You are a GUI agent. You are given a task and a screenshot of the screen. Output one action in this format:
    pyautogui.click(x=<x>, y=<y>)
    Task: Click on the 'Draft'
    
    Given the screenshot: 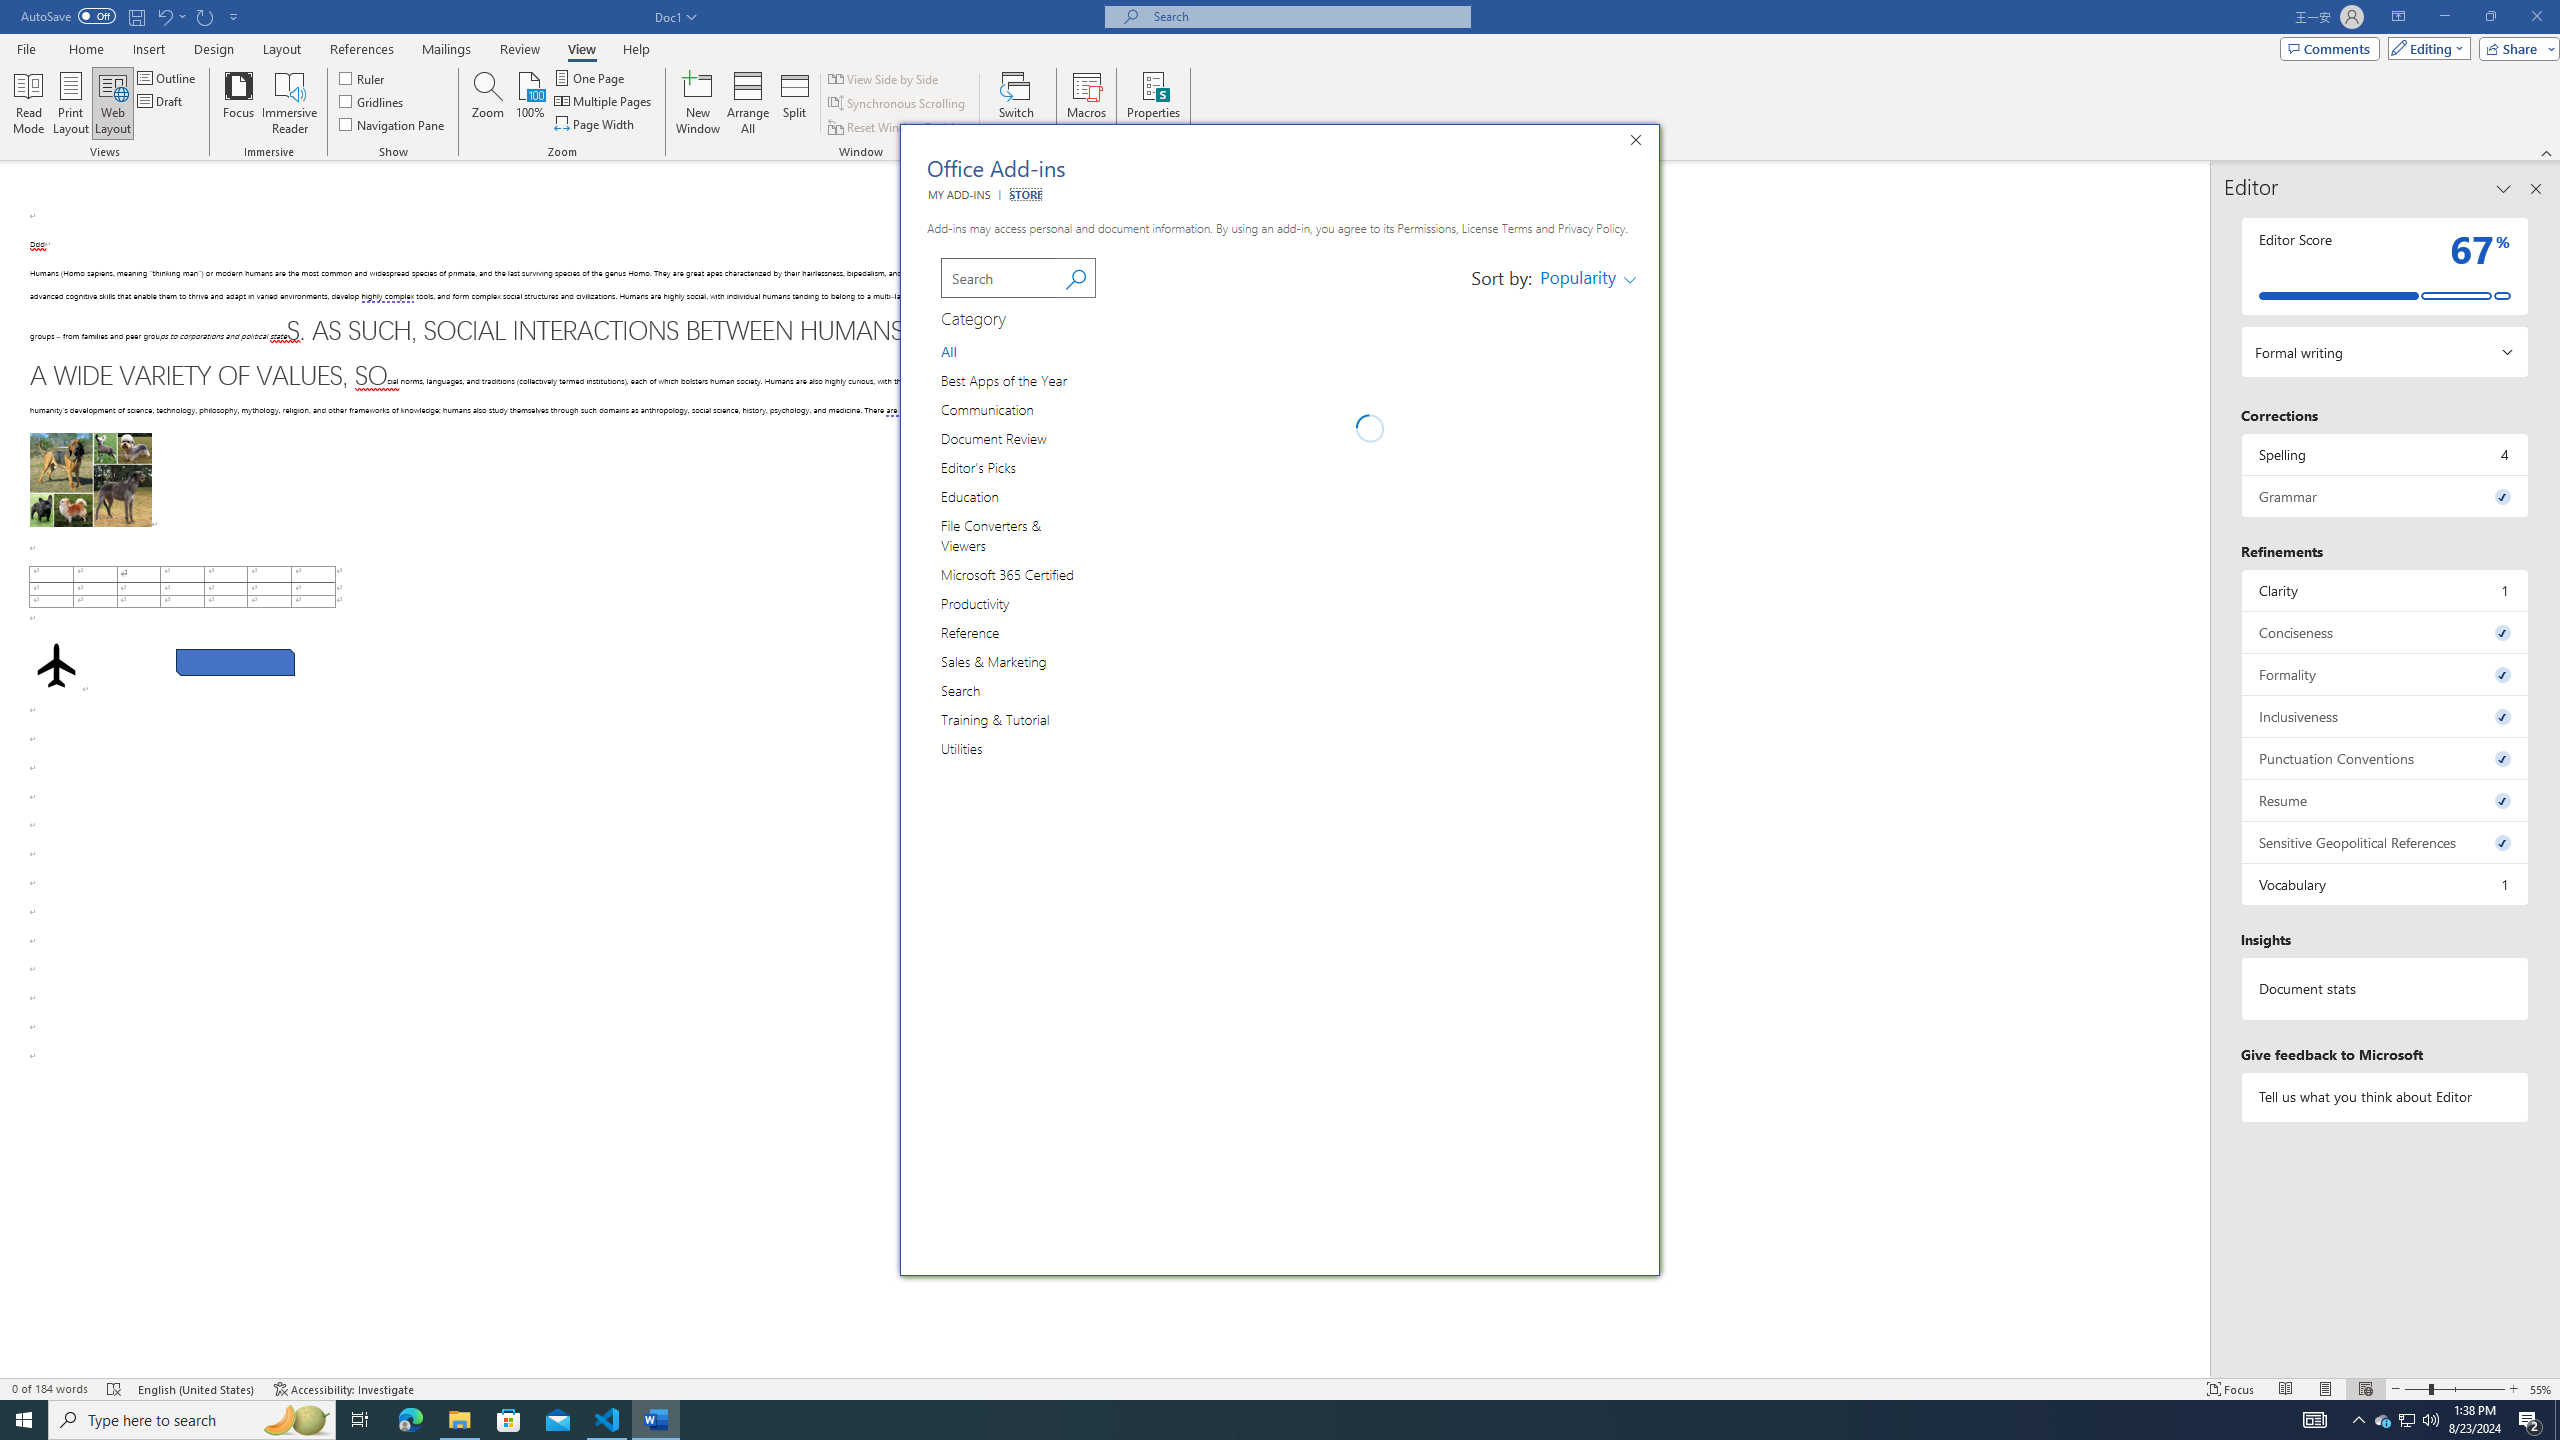 What is the action you would take?
    pyautogui.click(x=160, y=99)
    